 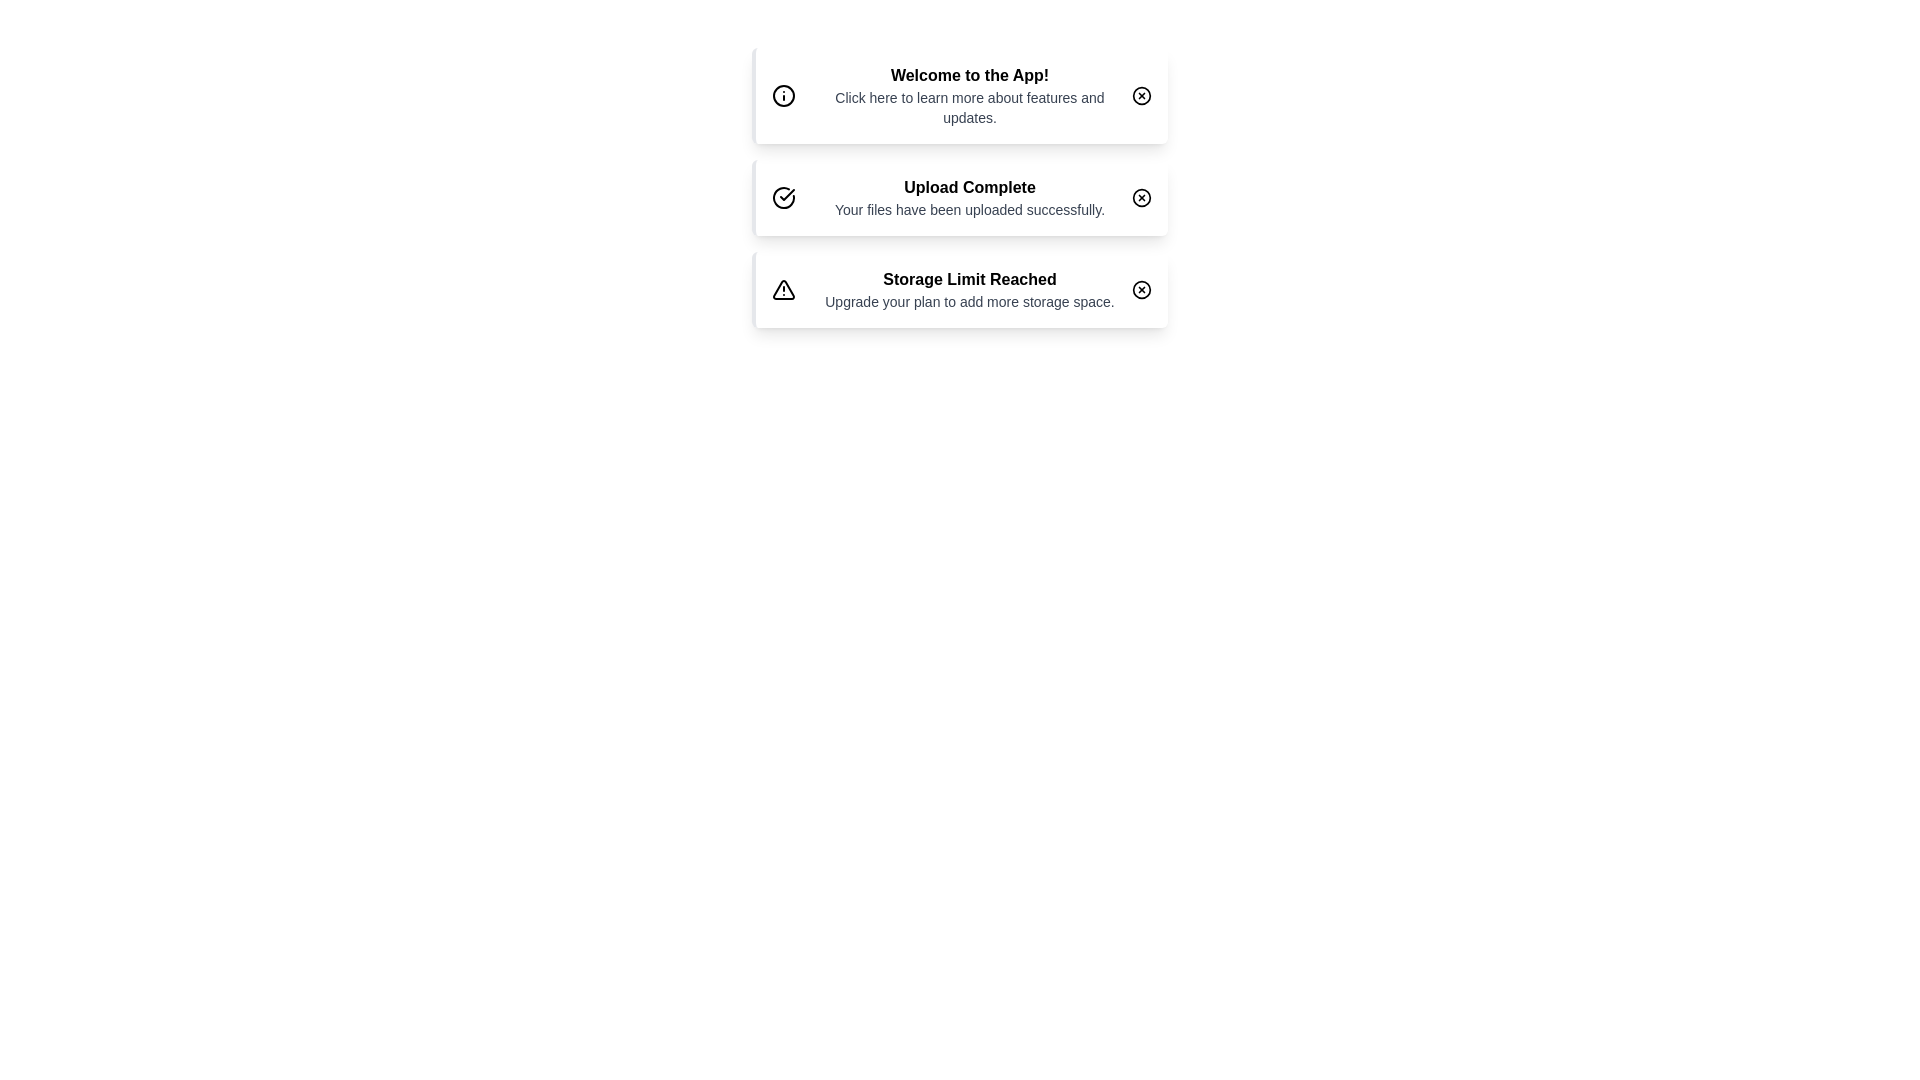 I want to click on close button of the notification to dismiss it, so click(x=1142, y=96).